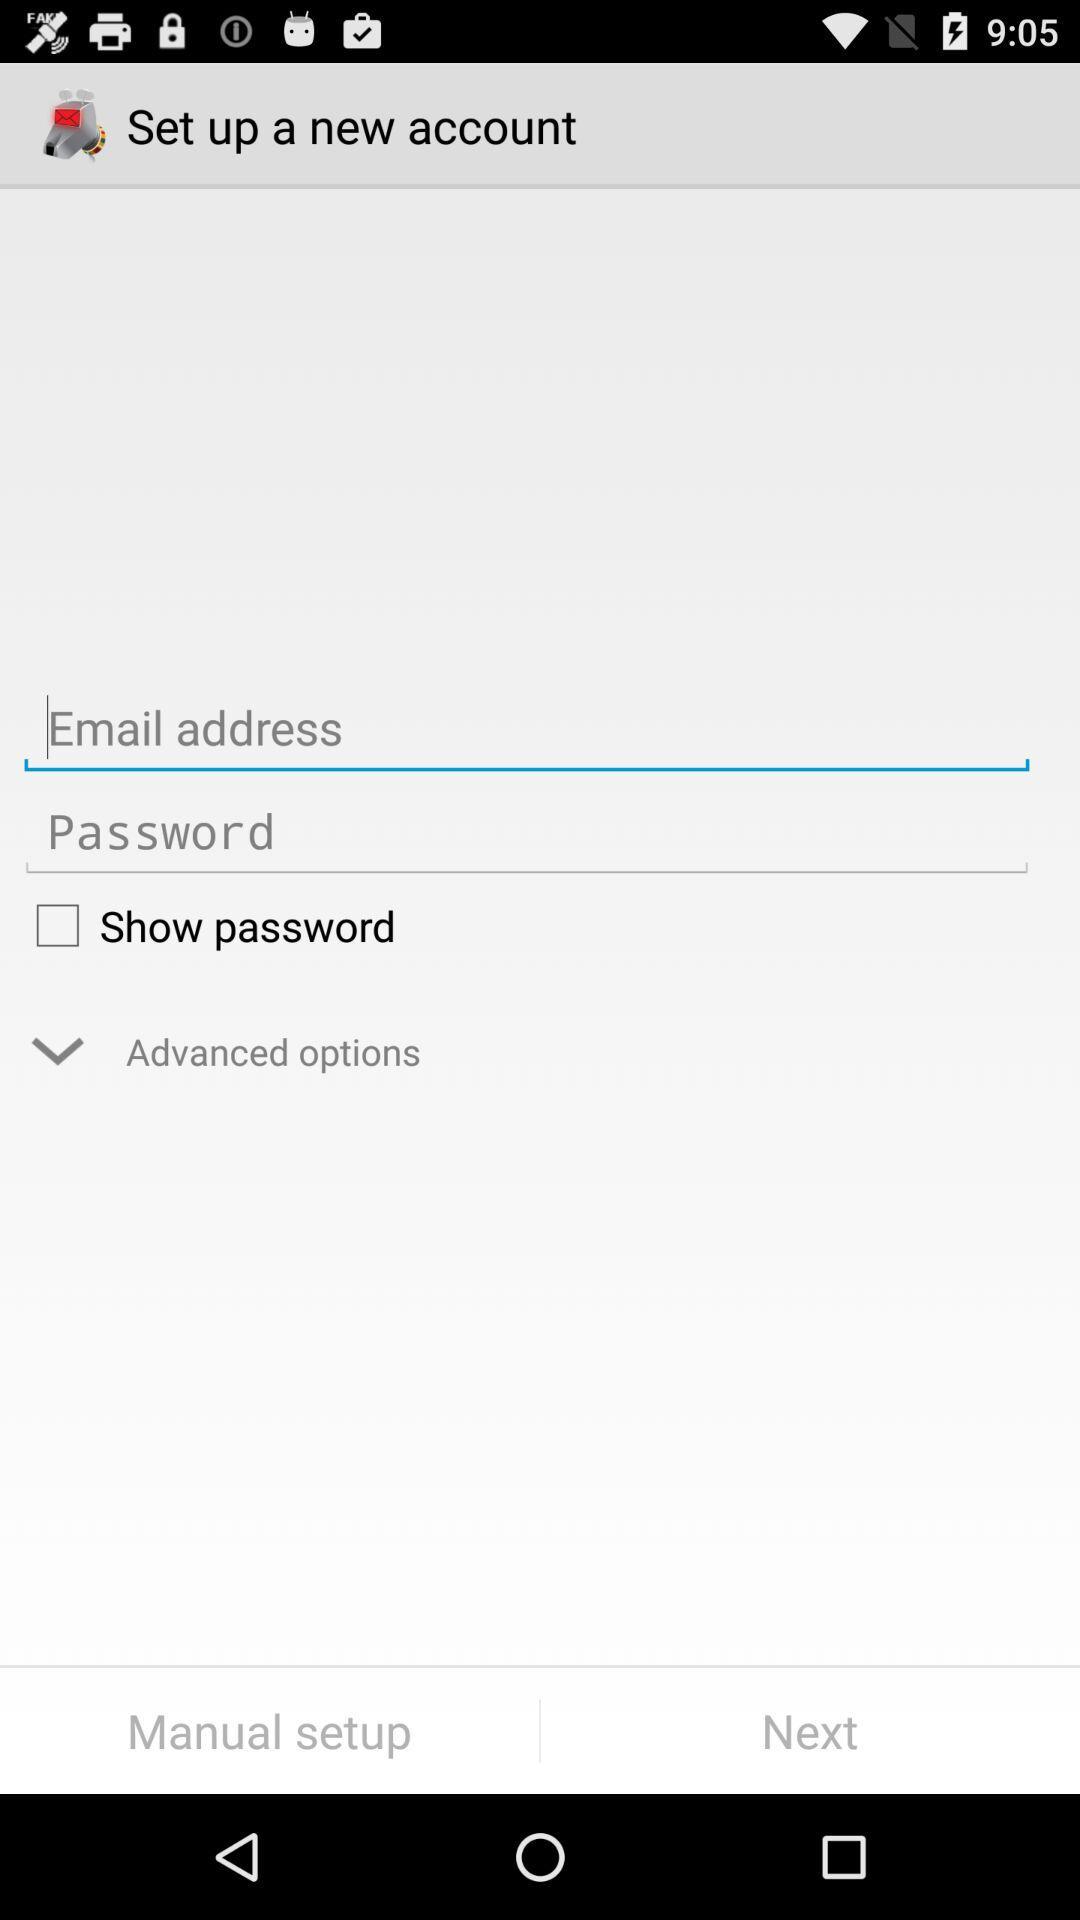  What do you see at coordinates (525, 924) in the screenshot?
I see `show password icon` at bounding box center [525, 924].